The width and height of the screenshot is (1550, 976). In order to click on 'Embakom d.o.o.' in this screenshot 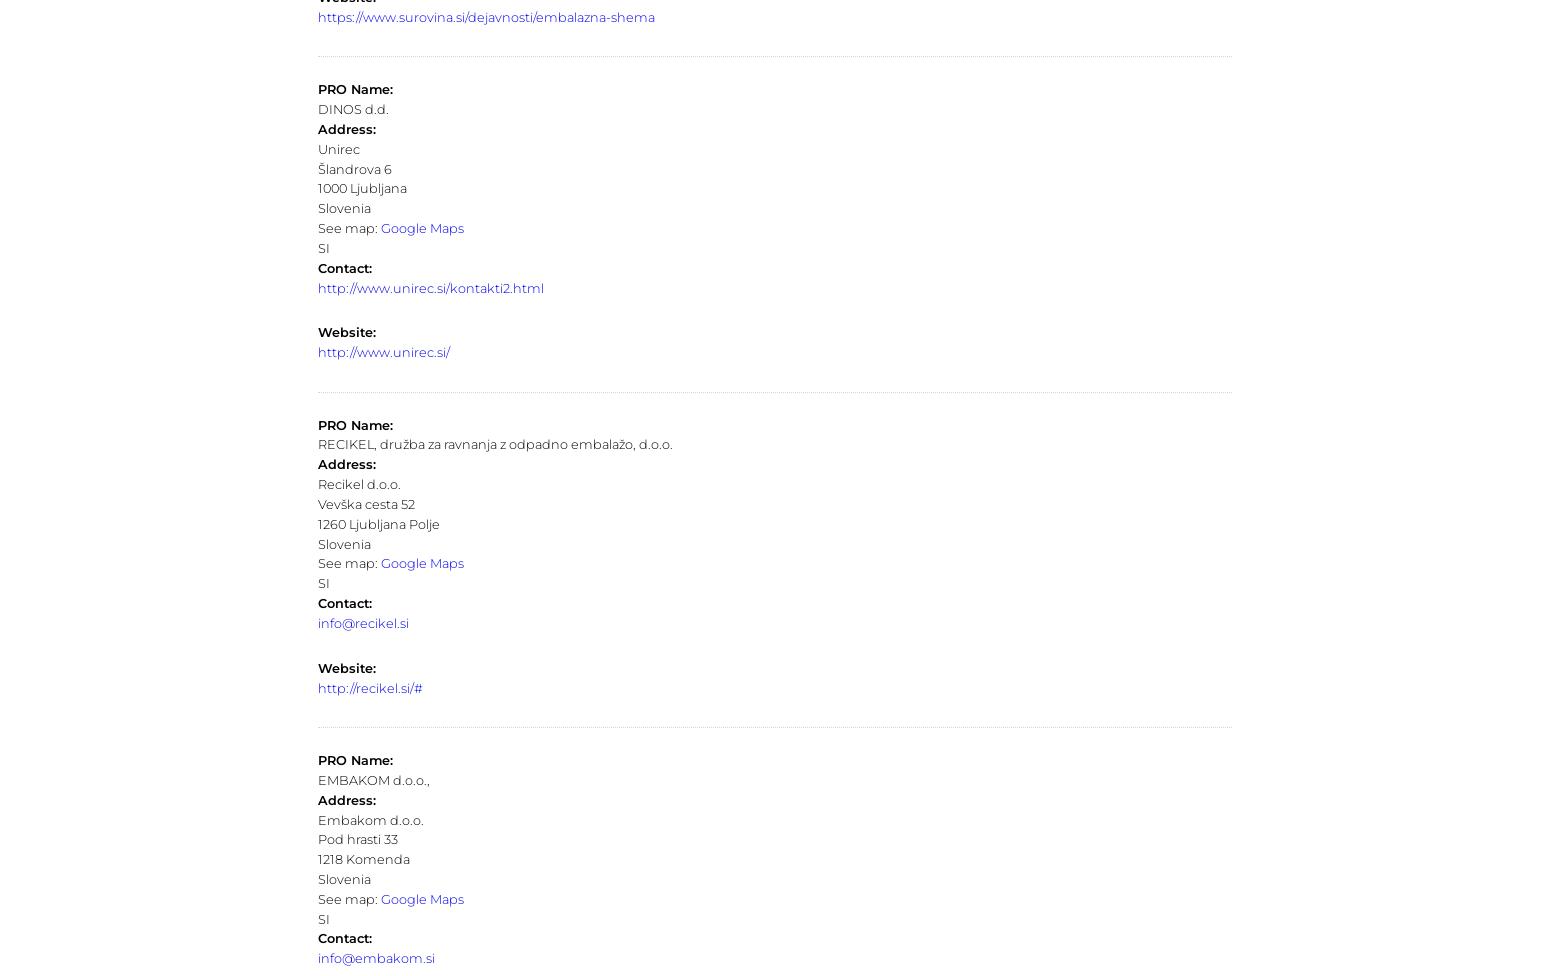, I will do `click(368, 819)`.